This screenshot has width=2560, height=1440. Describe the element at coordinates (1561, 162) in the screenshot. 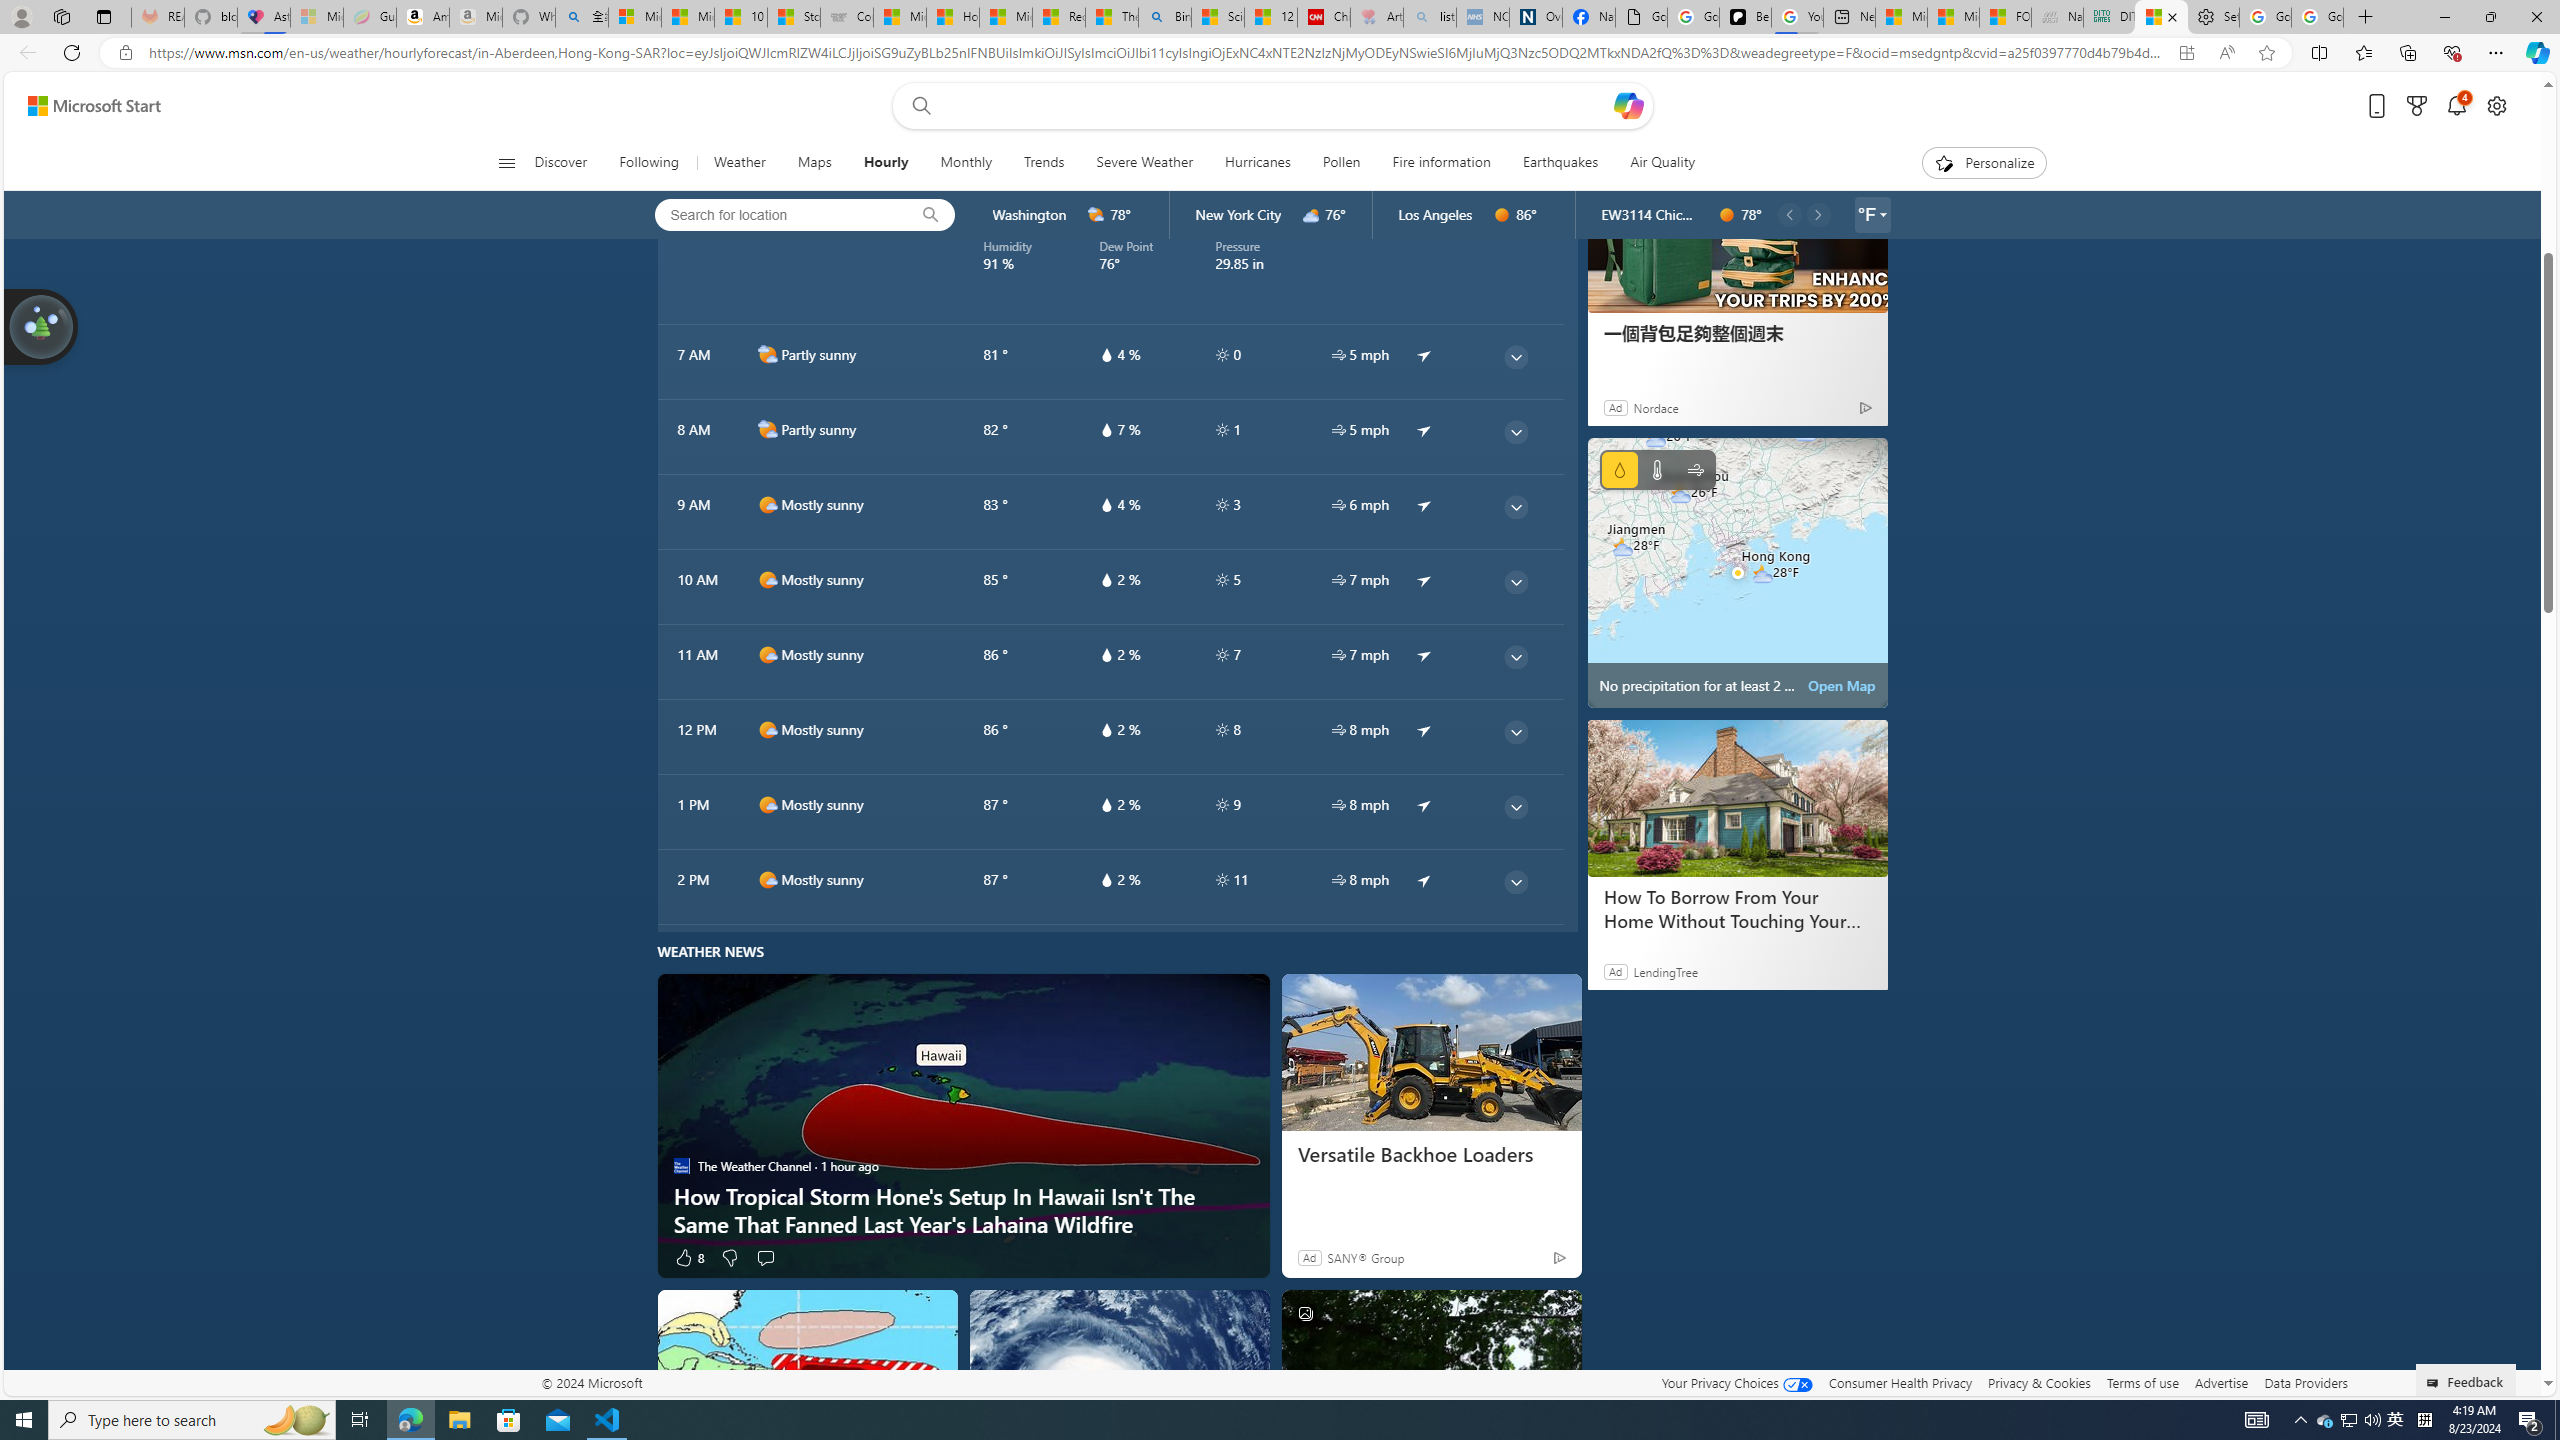

I see `'Earthquakes'` at that location.